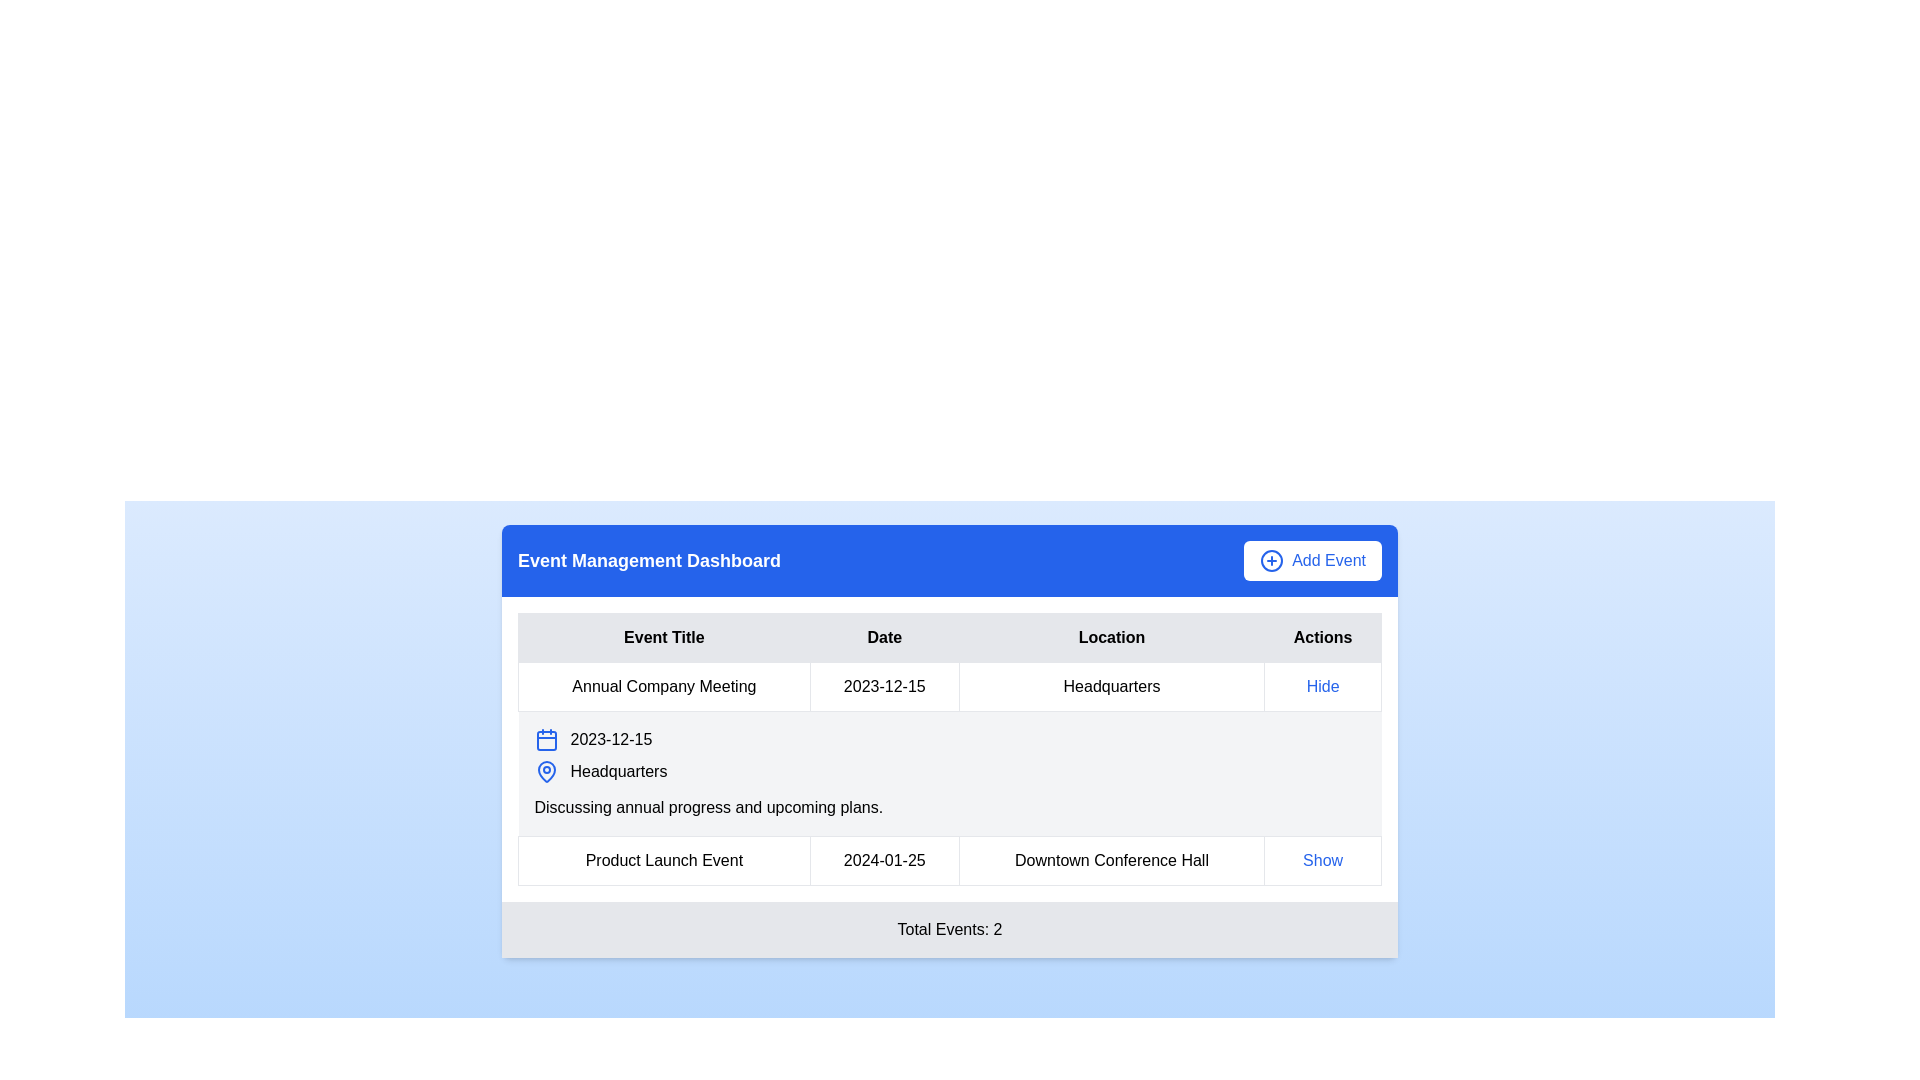 The width and height of the screenshot is (1920, 1080). I want to click on the blue pin-point map marker icon located next to the text 'Headquarters', part of the event summary visual row, so click(546, 770).